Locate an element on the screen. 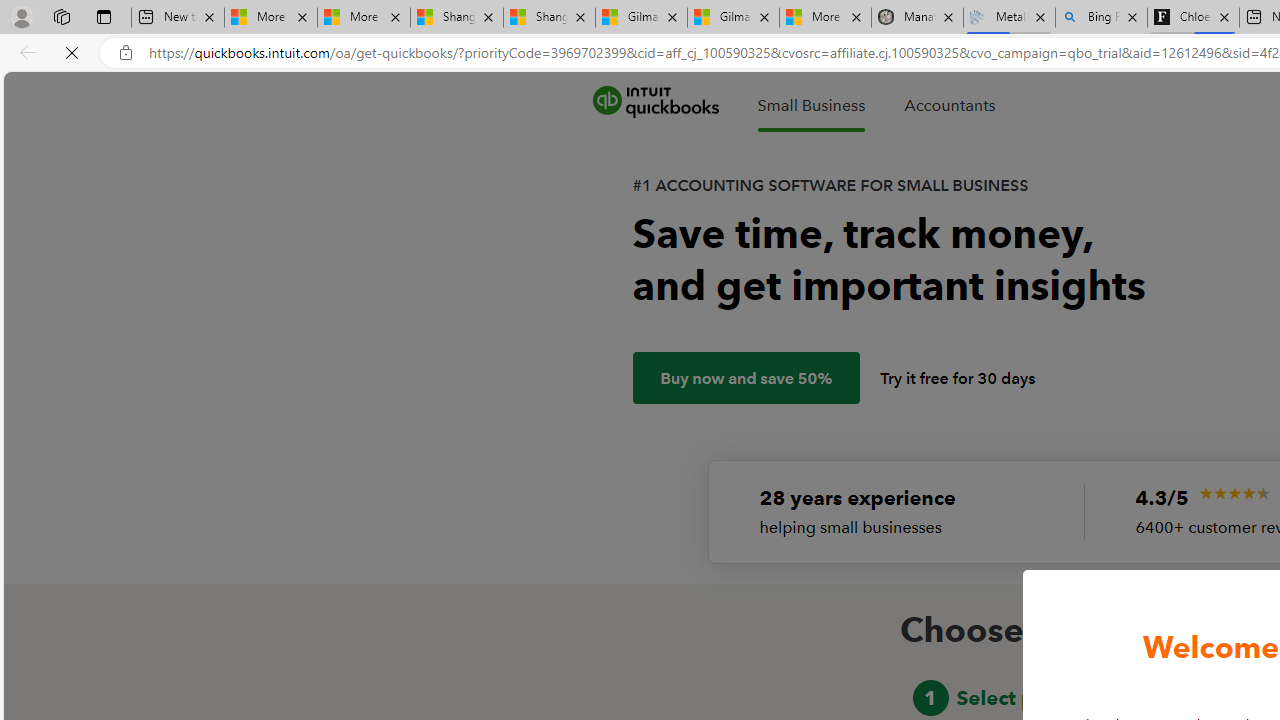 The height and width of the screenshot is (720, 1280). 'Buy now and save 50%' is located at coordinates (745, 378).